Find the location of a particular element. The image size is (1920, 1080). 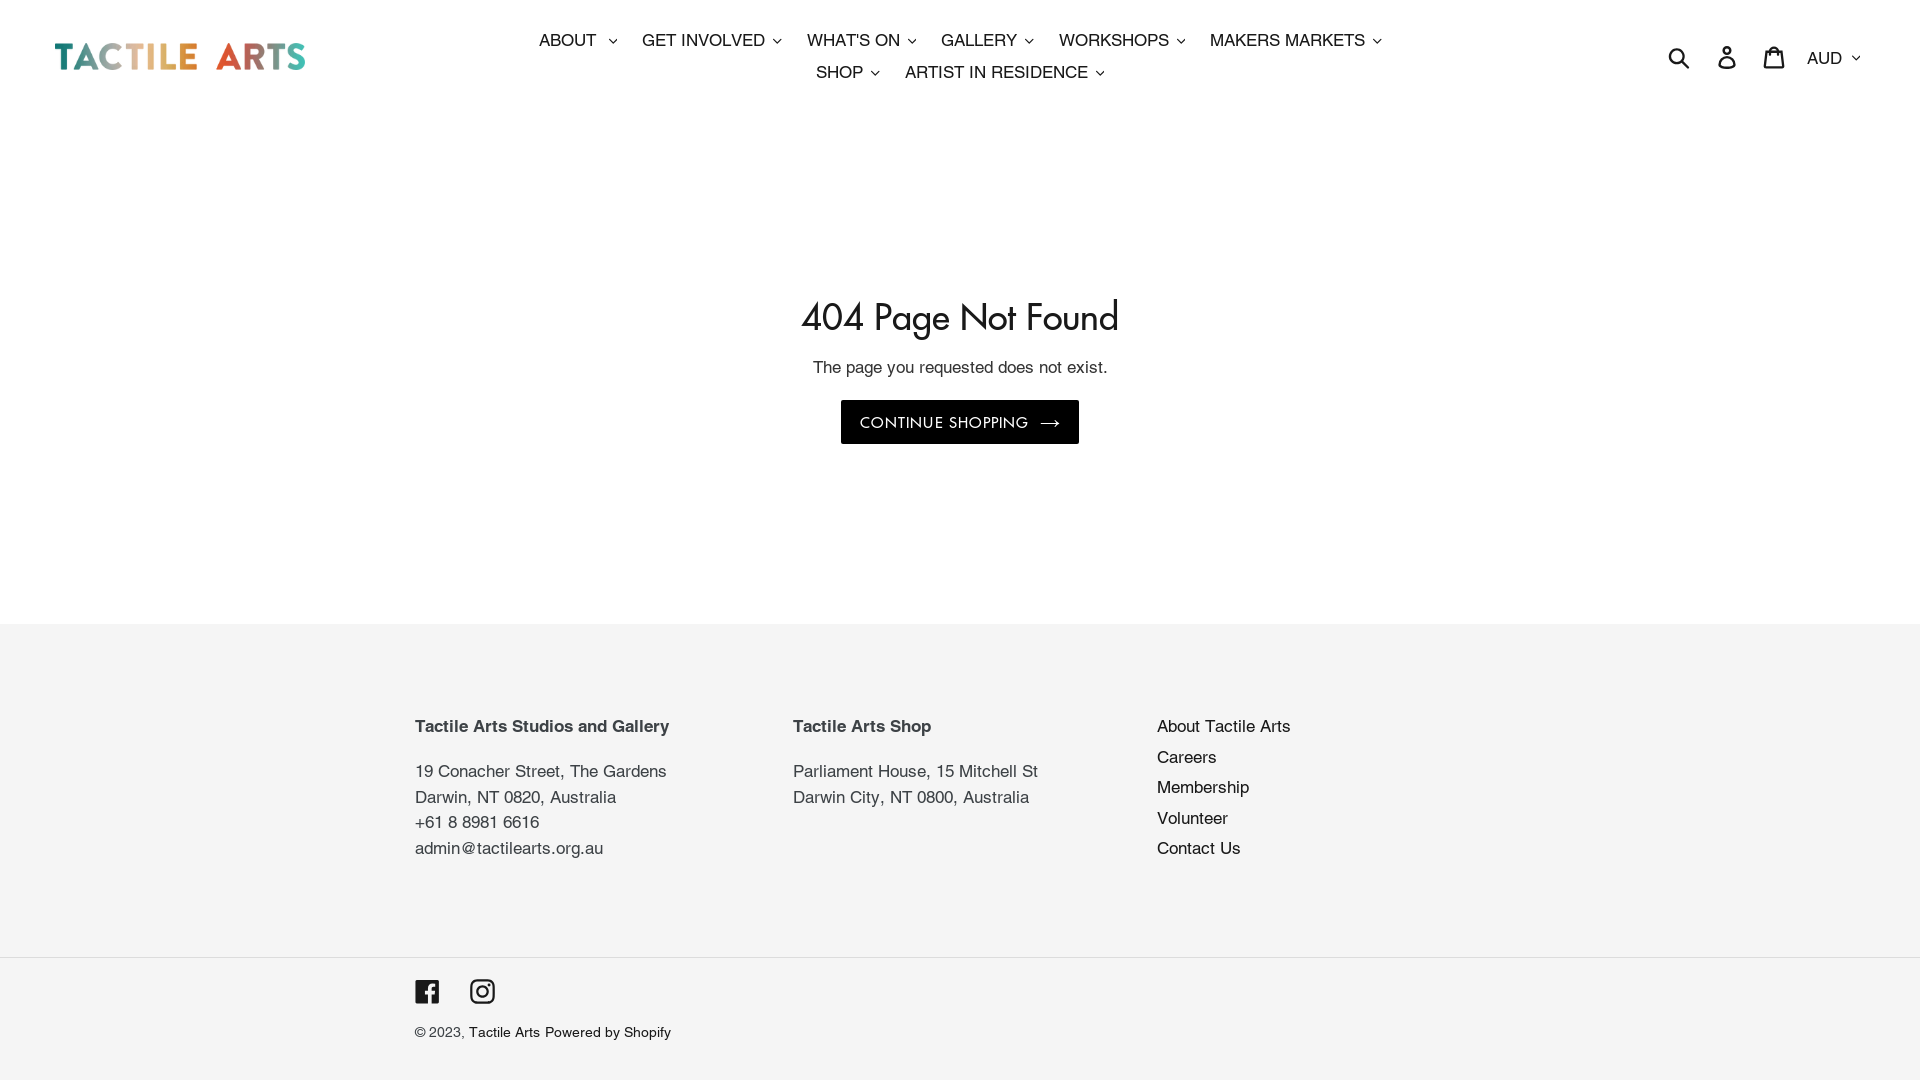

'Membership' is located at coordinates (1202, 785).